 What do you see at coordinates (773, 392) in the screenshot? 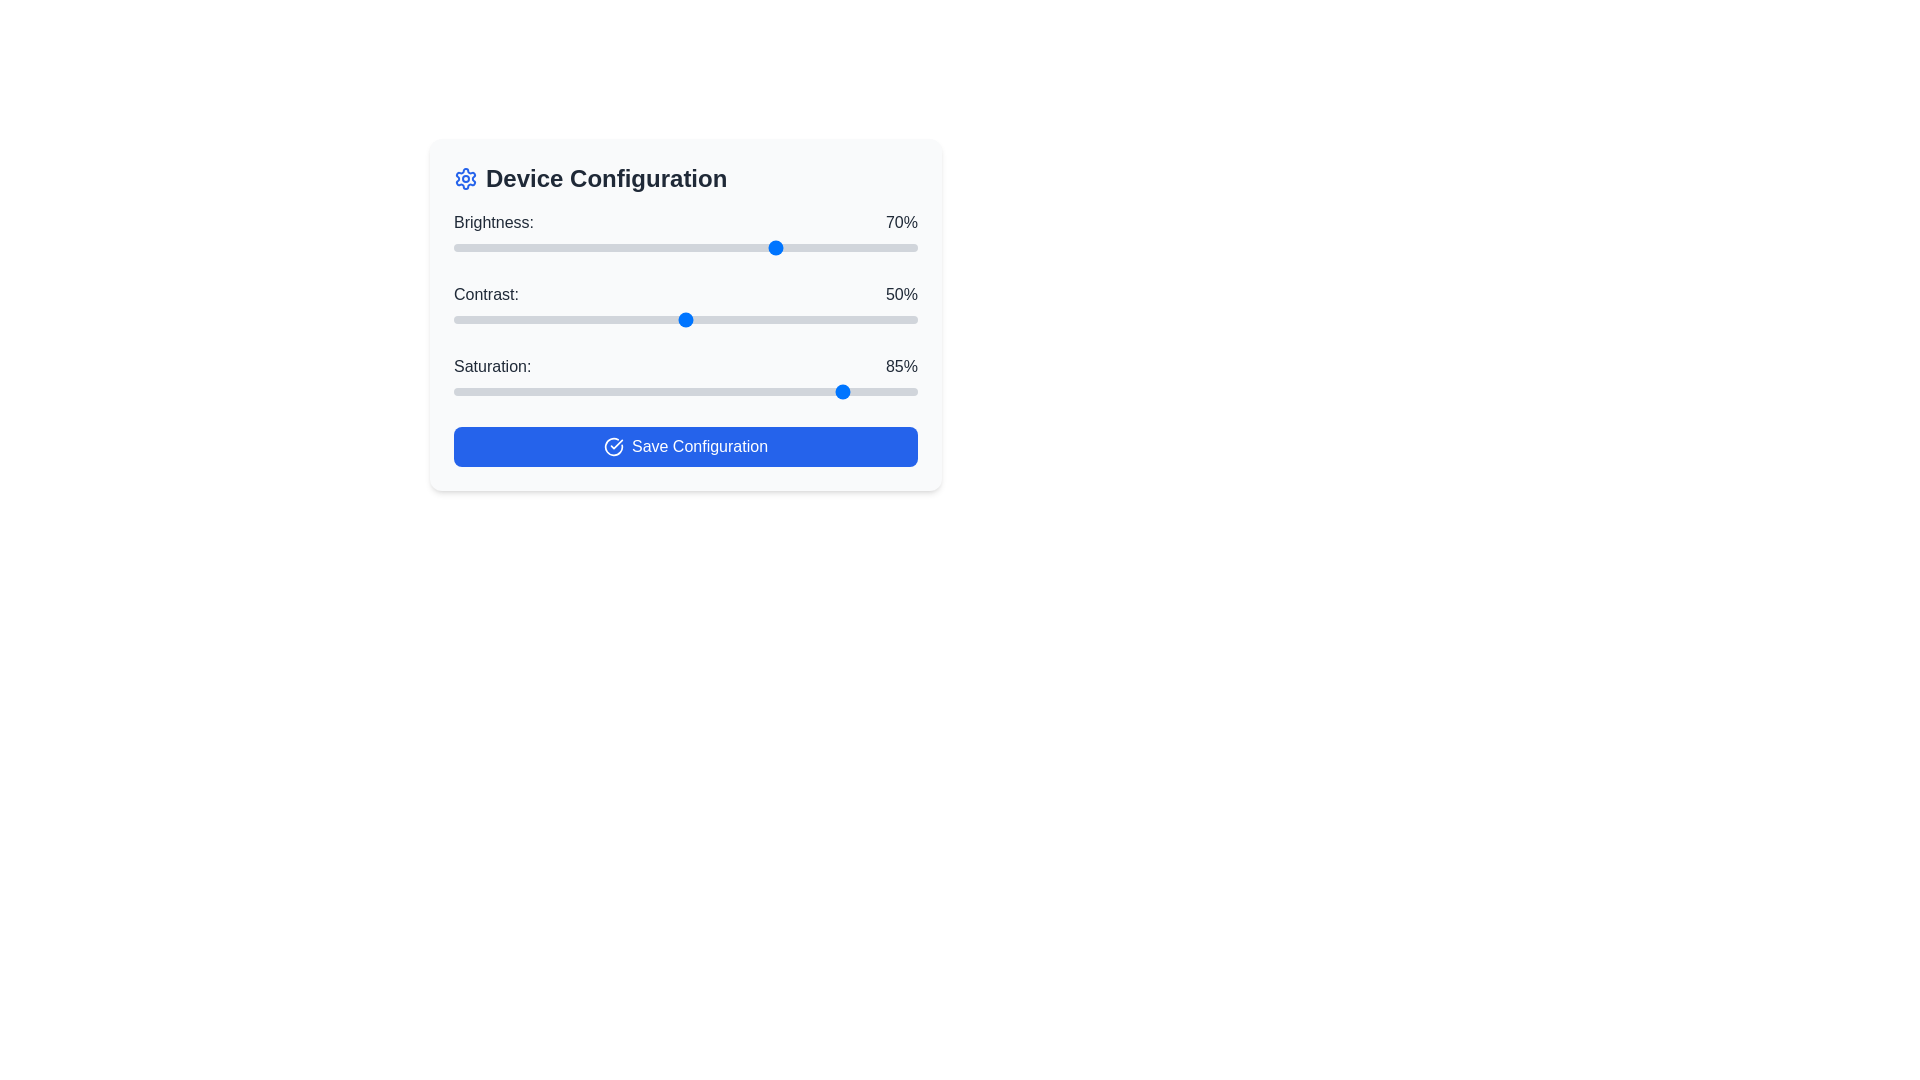
I see `the saturation level` at bounding box center [773, 392].